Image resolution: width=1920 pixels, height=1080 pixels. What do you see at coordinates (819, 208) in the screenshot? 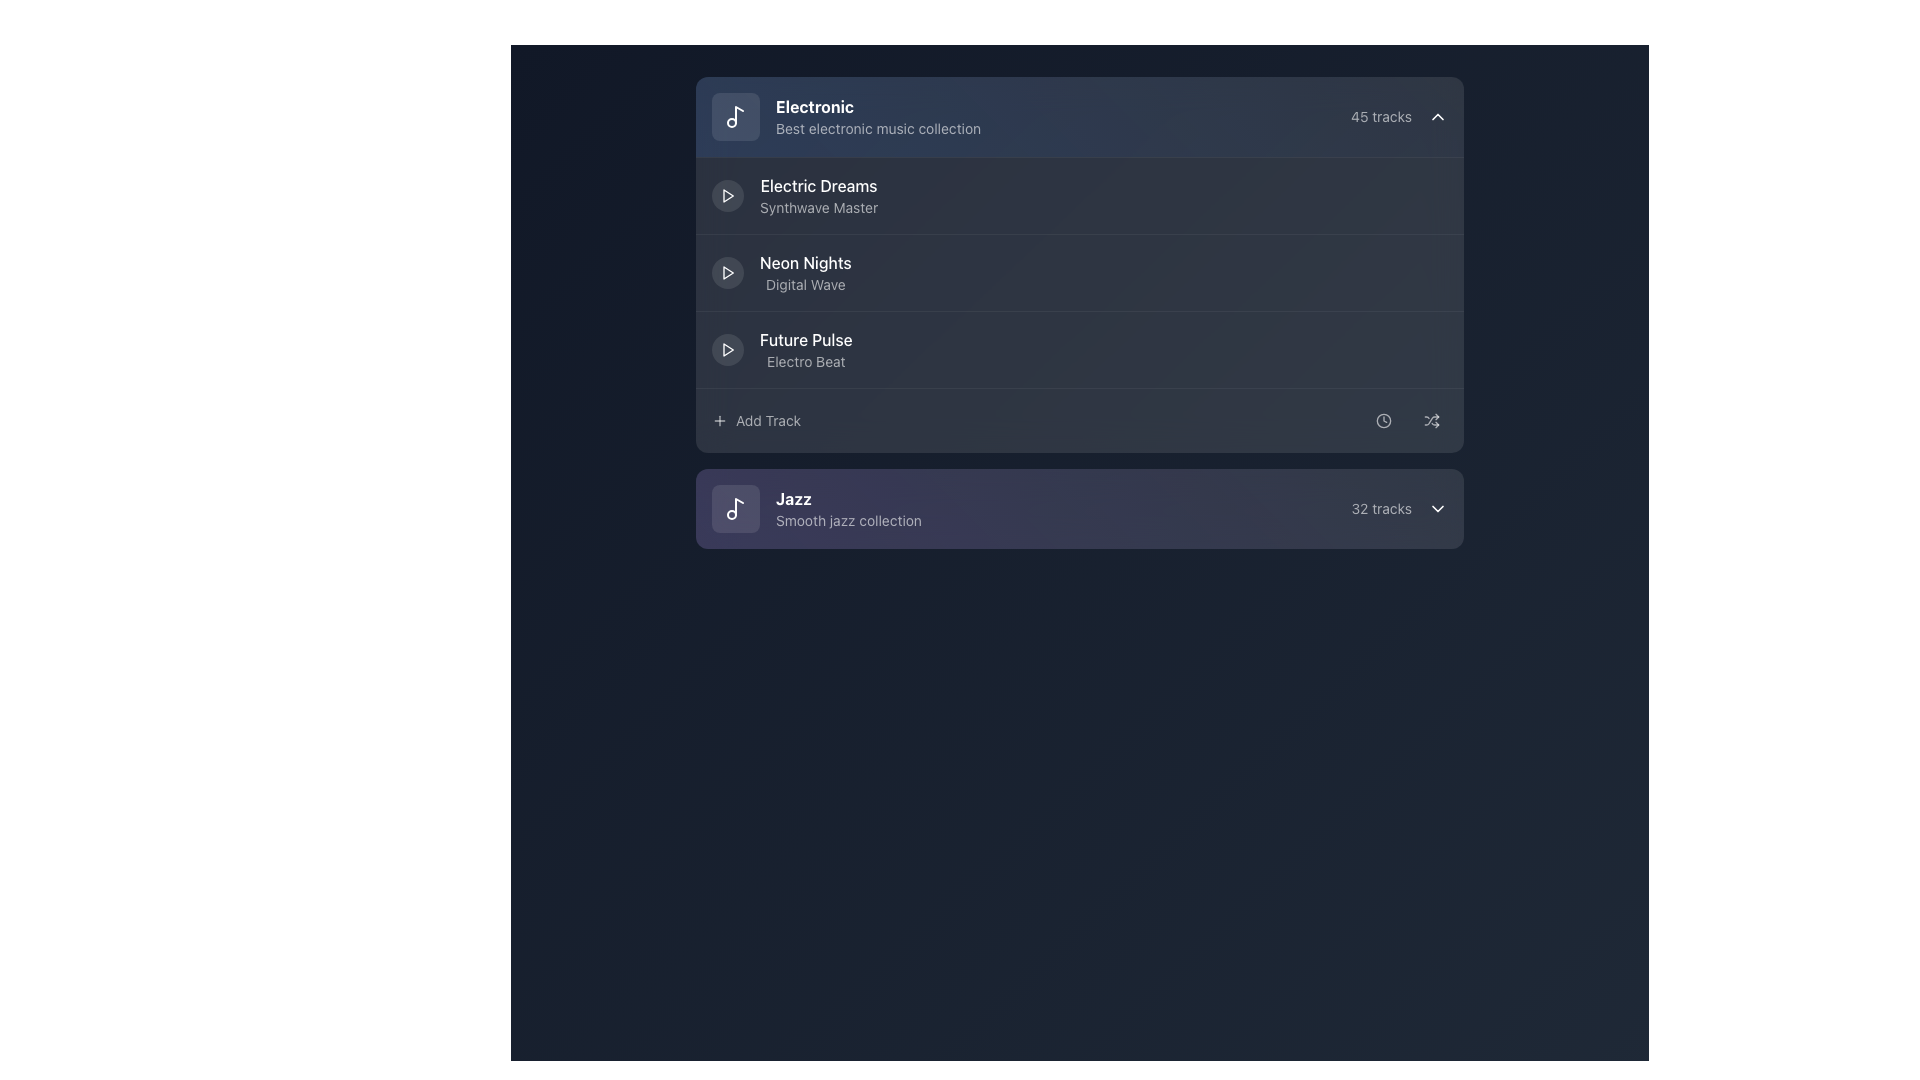
I see `the text label containing 'Synthwave Master', which is styled in small white text with 60% opacity and located below 'Electric Dreams'` at bounding box center [819, 208].